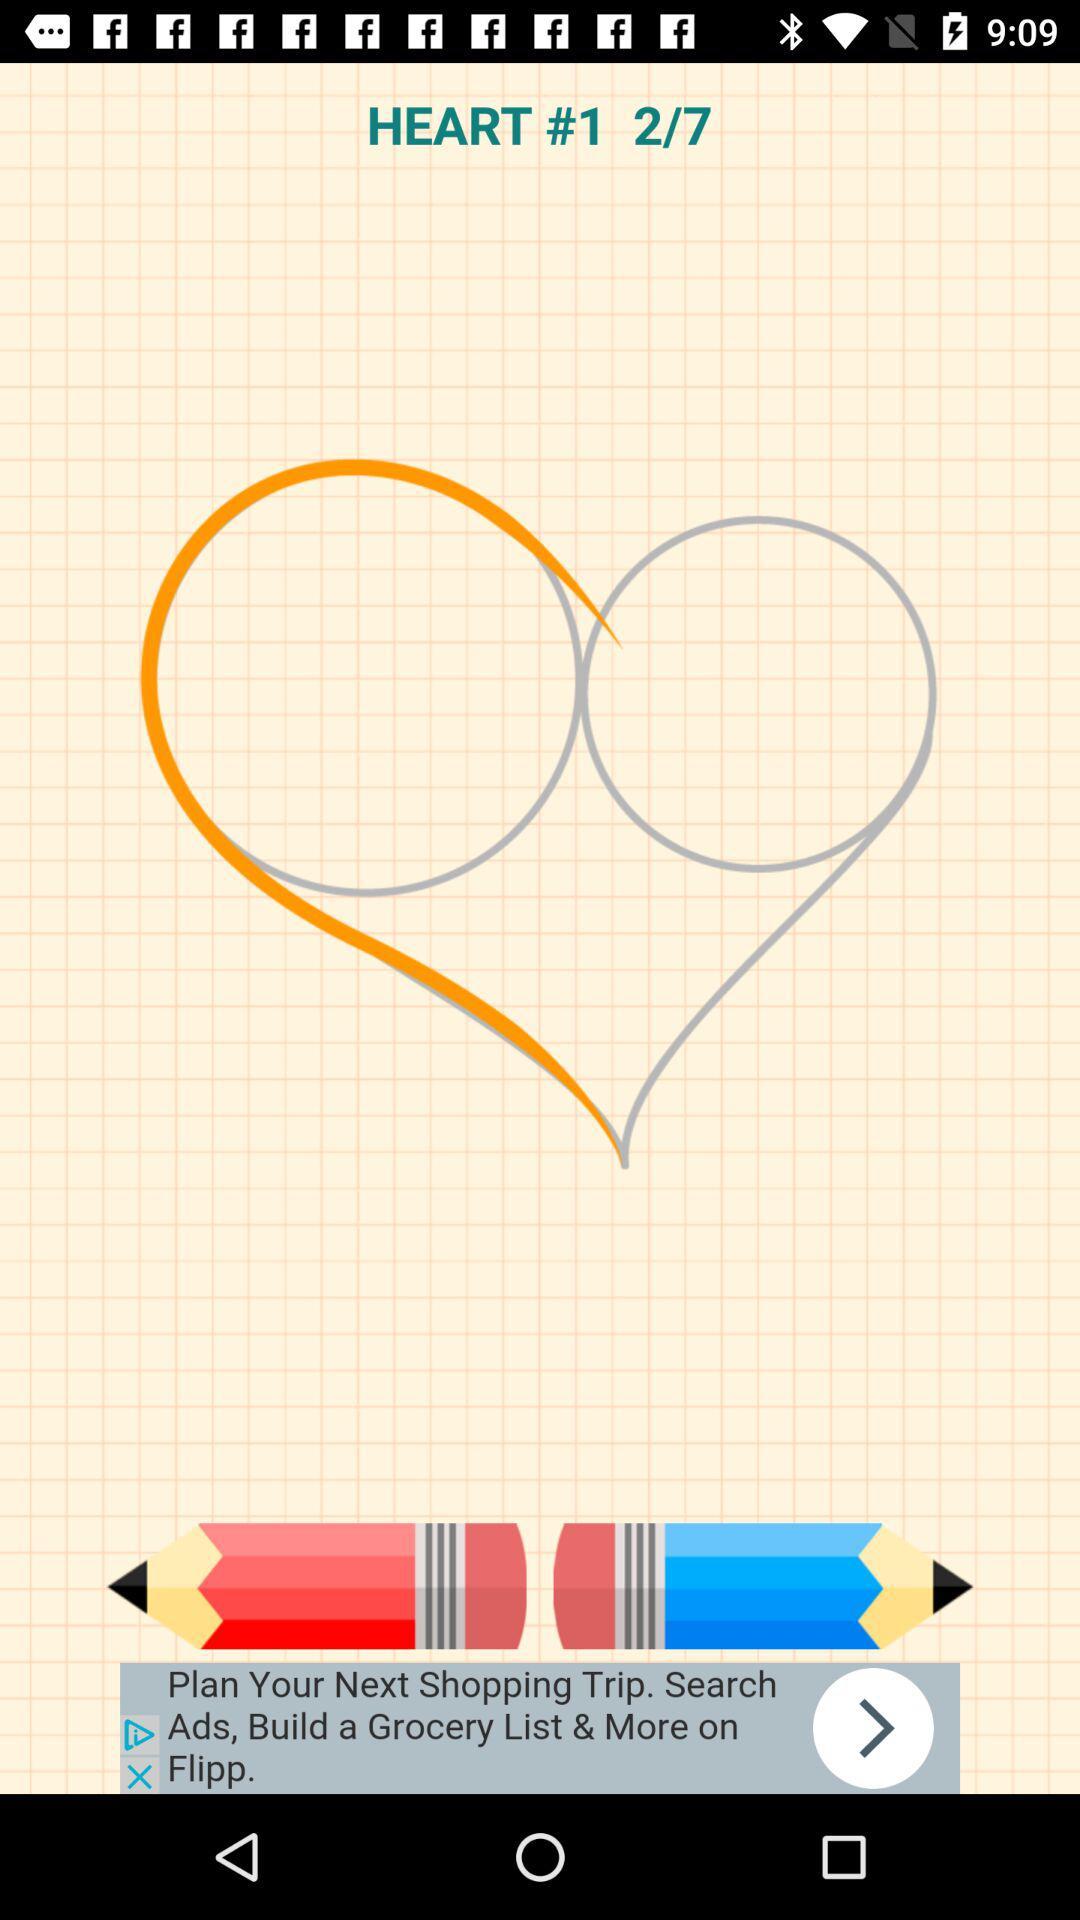 This screenshot has height=1920, width=1080. What do you see at coordinates (540, 1727) in the screenshot?
I see `click advertisement` at bounding box center [540, 1727].